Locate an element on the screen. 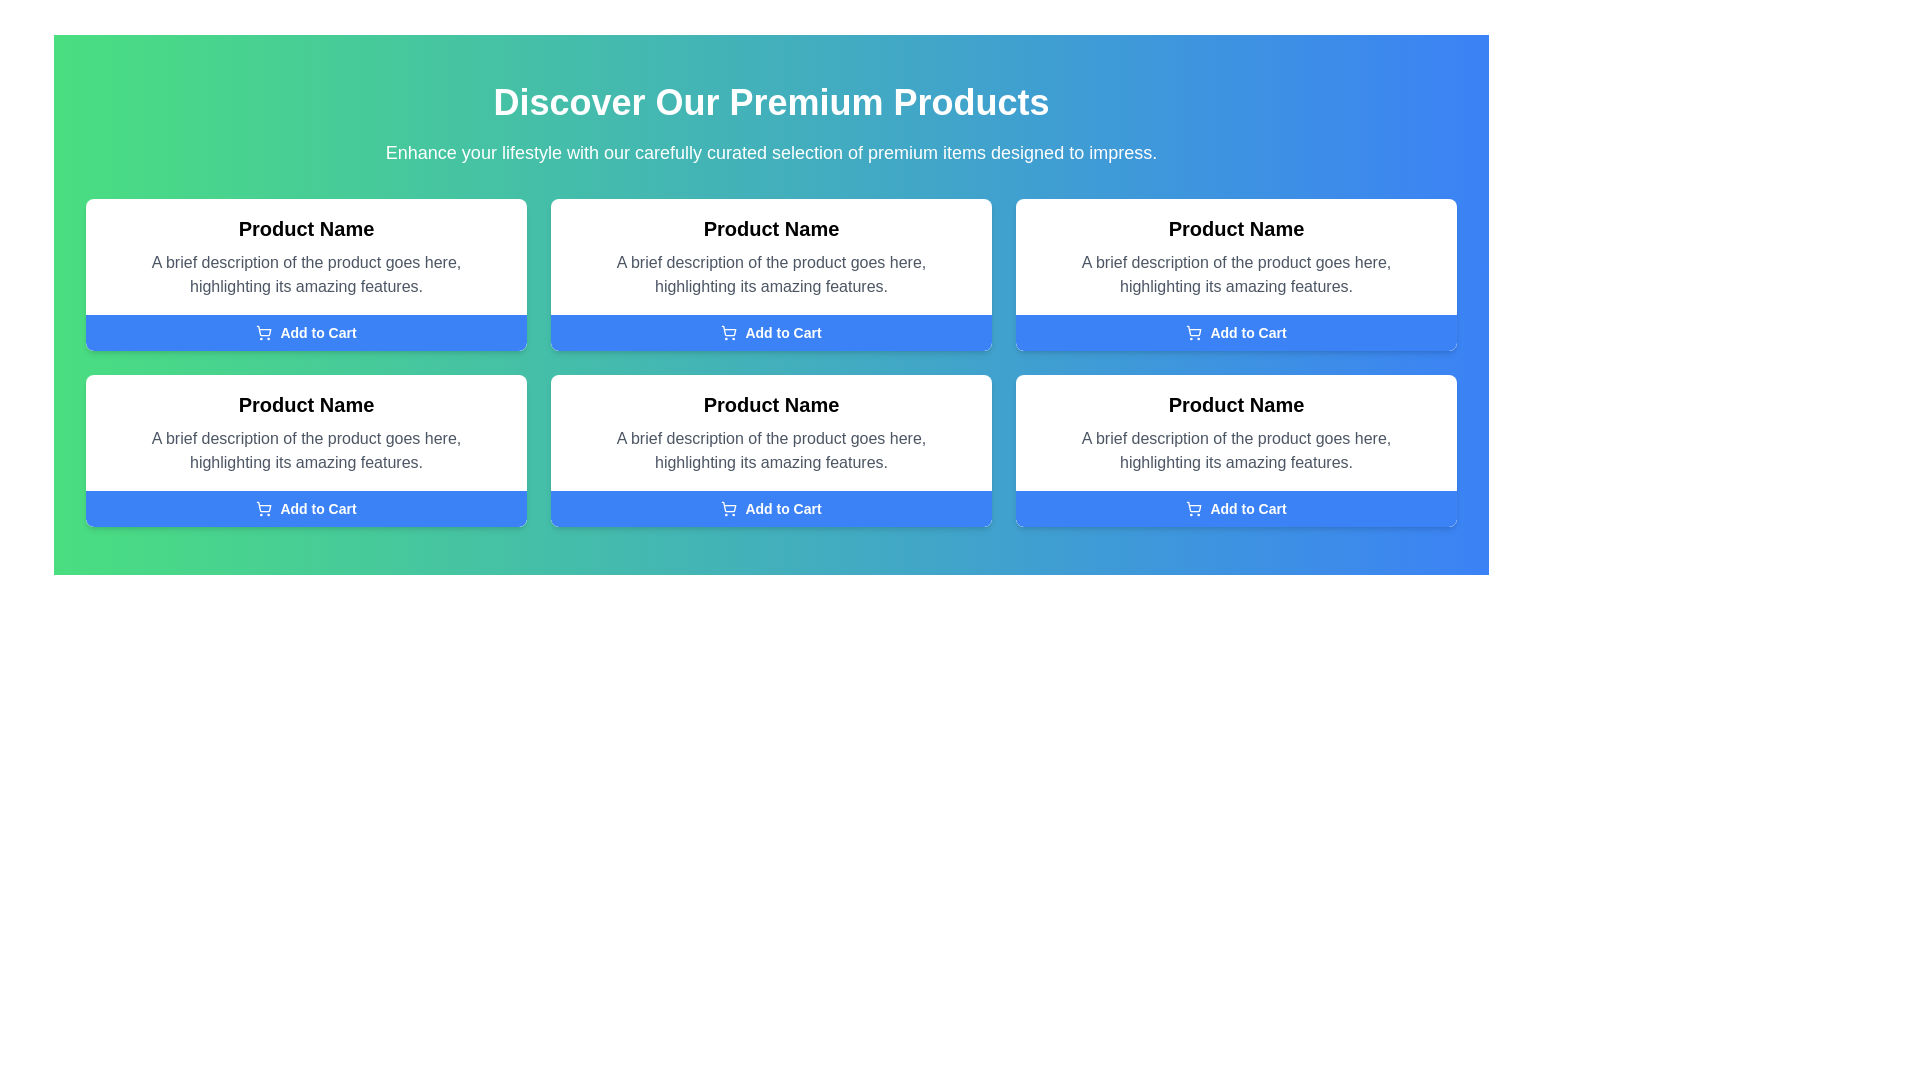 This screenshot has width=1920, height=1080. the Text block that contains the bold title 'Product Name' and a description of product features, located in the second row, middle column of the grid is located at coordinates (770, 431).